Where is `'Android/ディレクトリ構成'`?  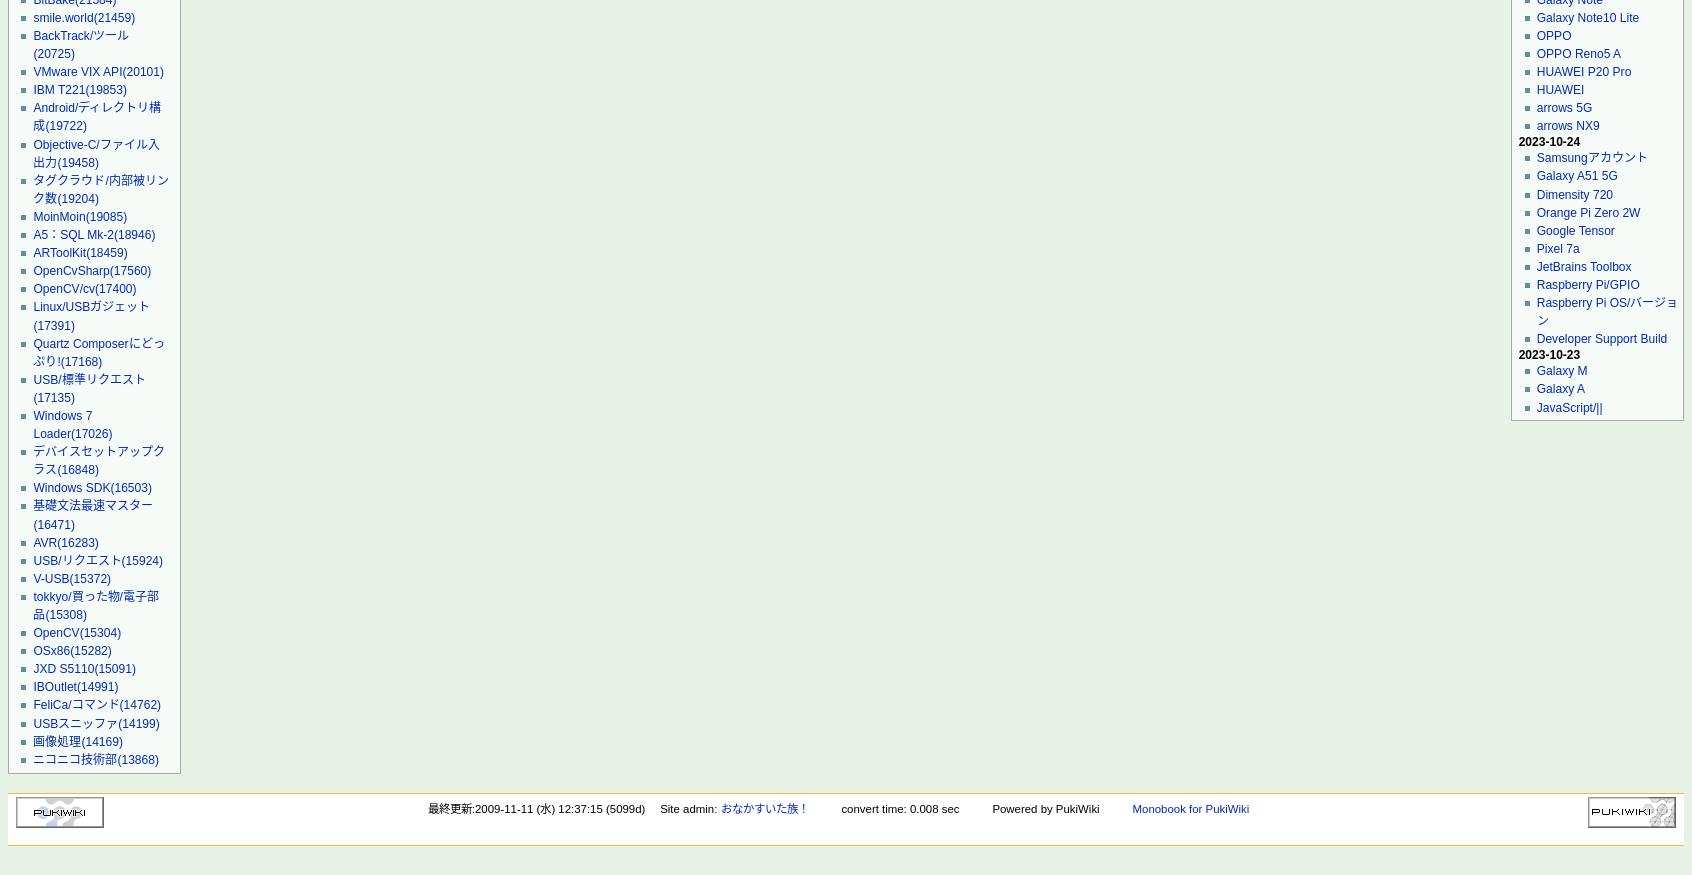 'Android/ディレクトリ構成' is located at coordinates (96, 116).